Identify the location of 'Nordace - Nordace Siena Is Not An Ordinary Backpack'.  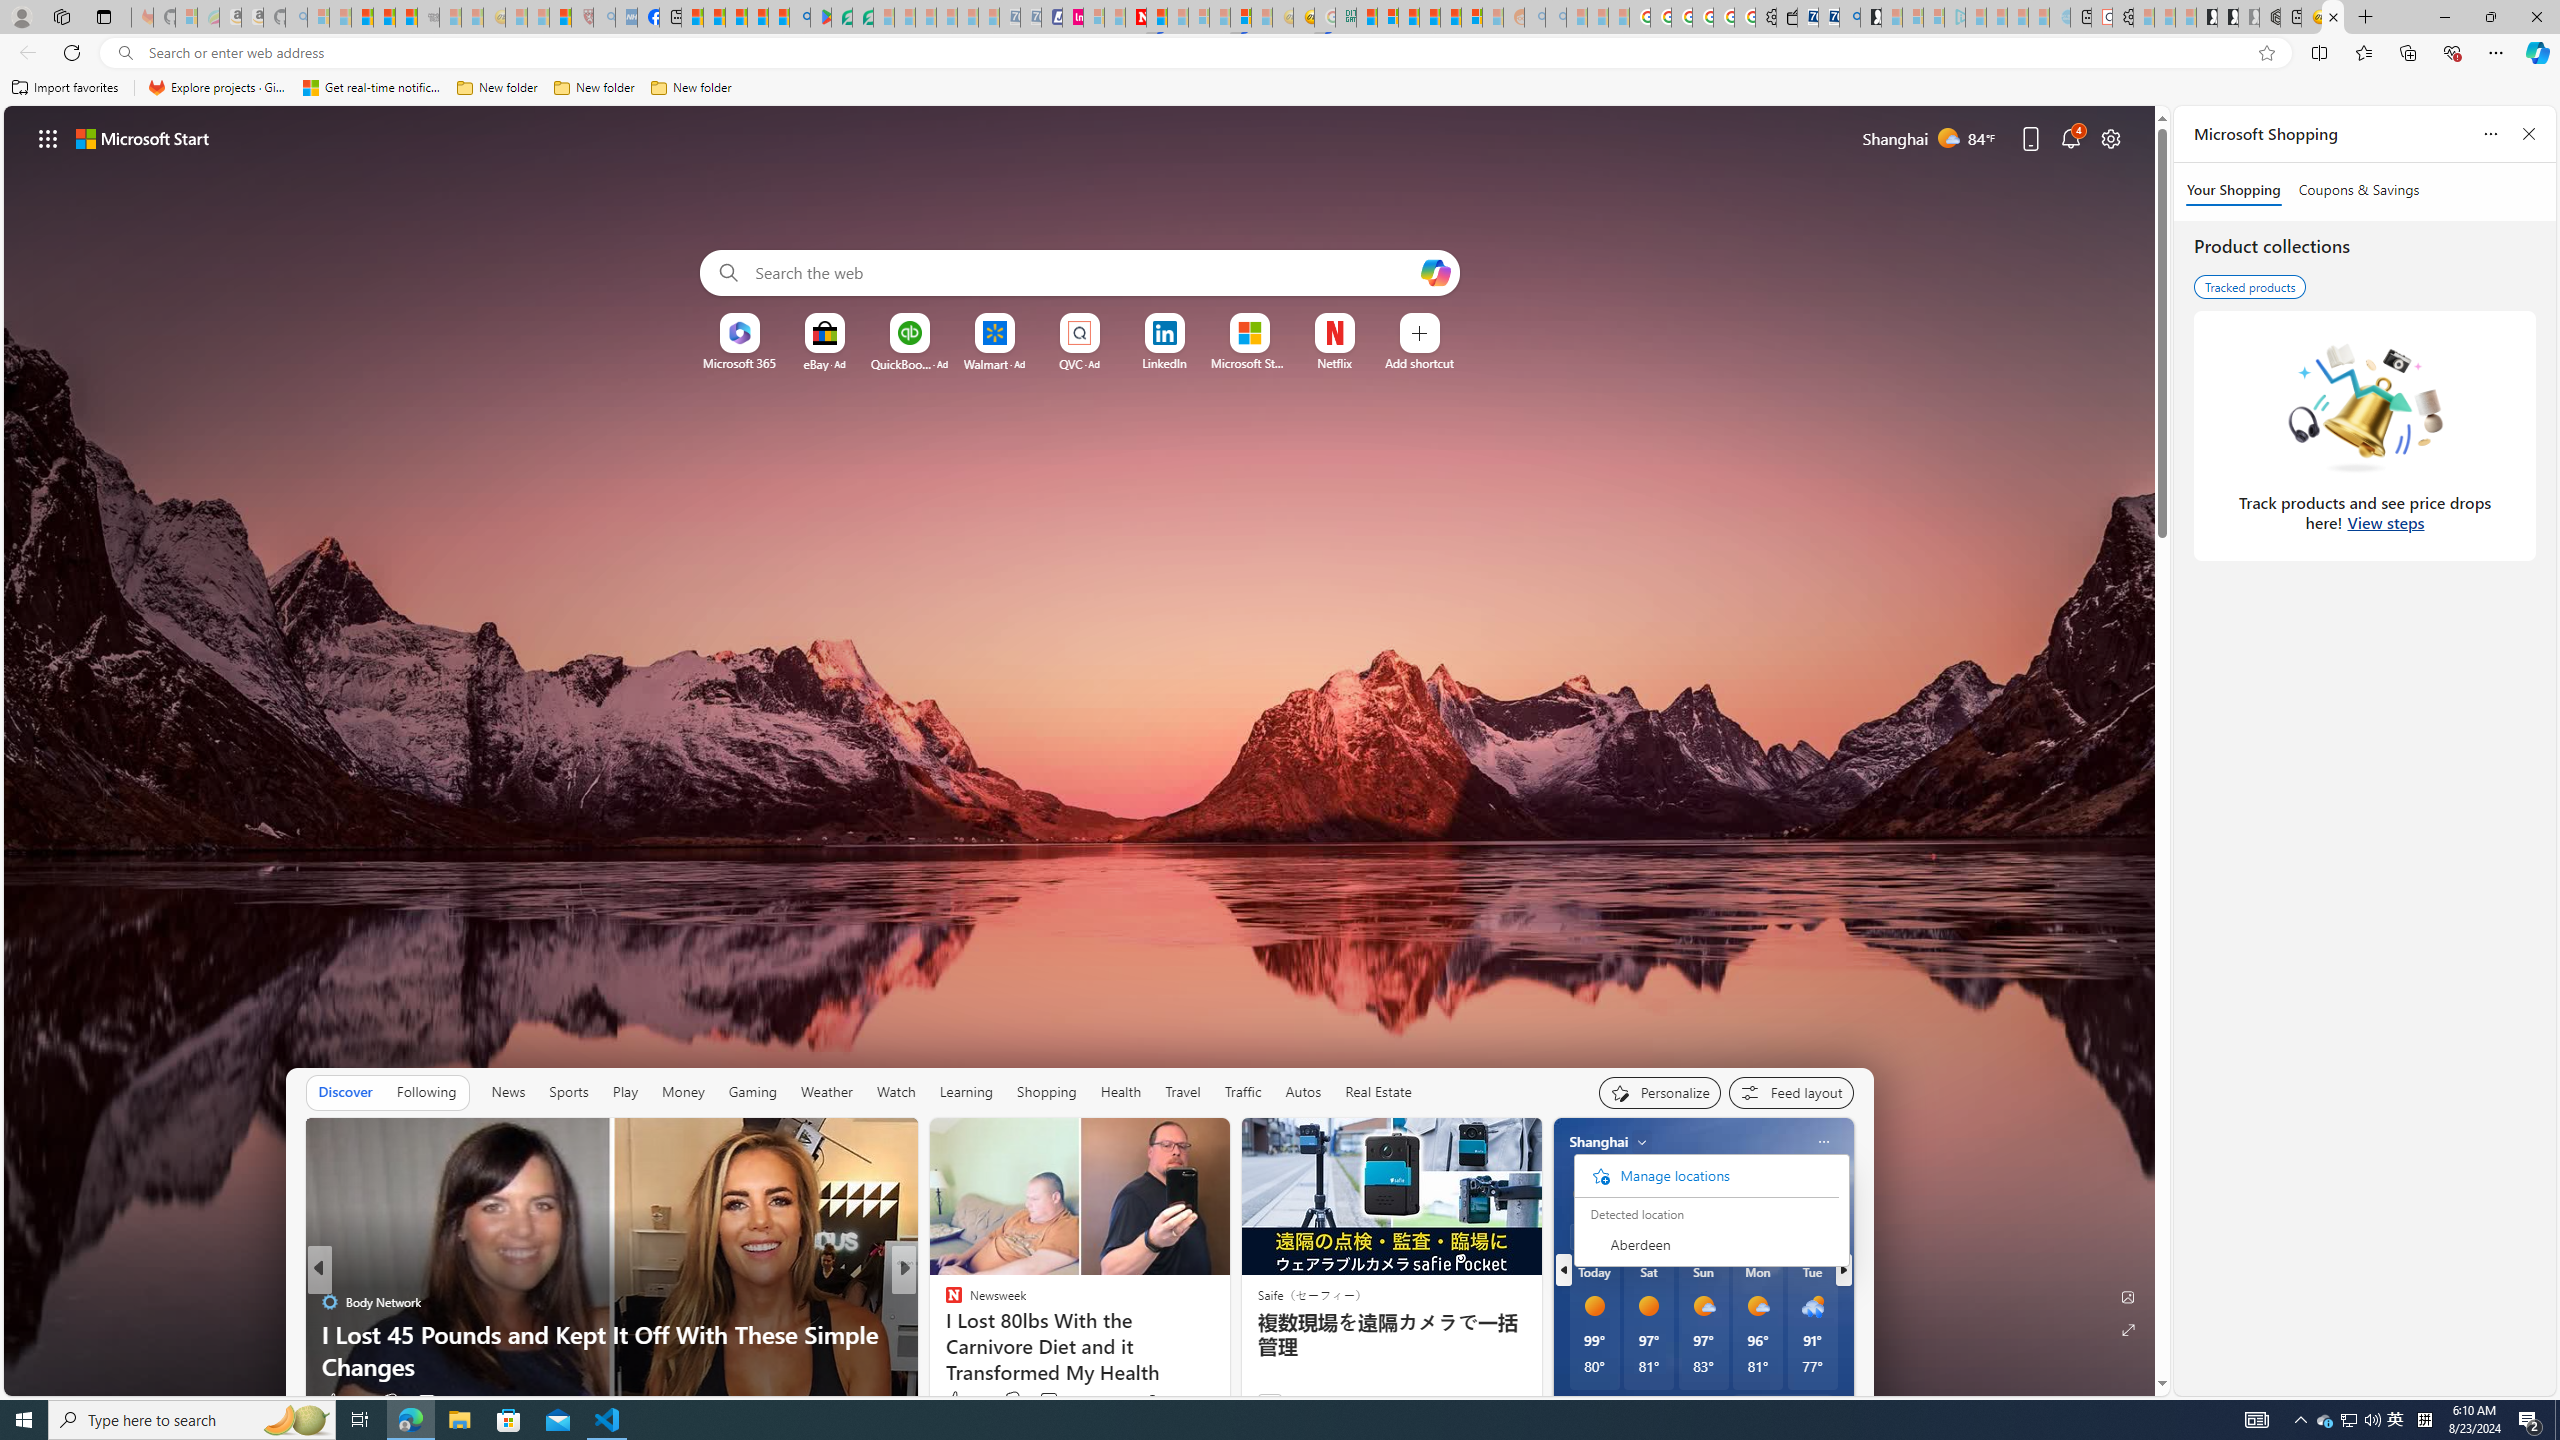
(2268, 16).